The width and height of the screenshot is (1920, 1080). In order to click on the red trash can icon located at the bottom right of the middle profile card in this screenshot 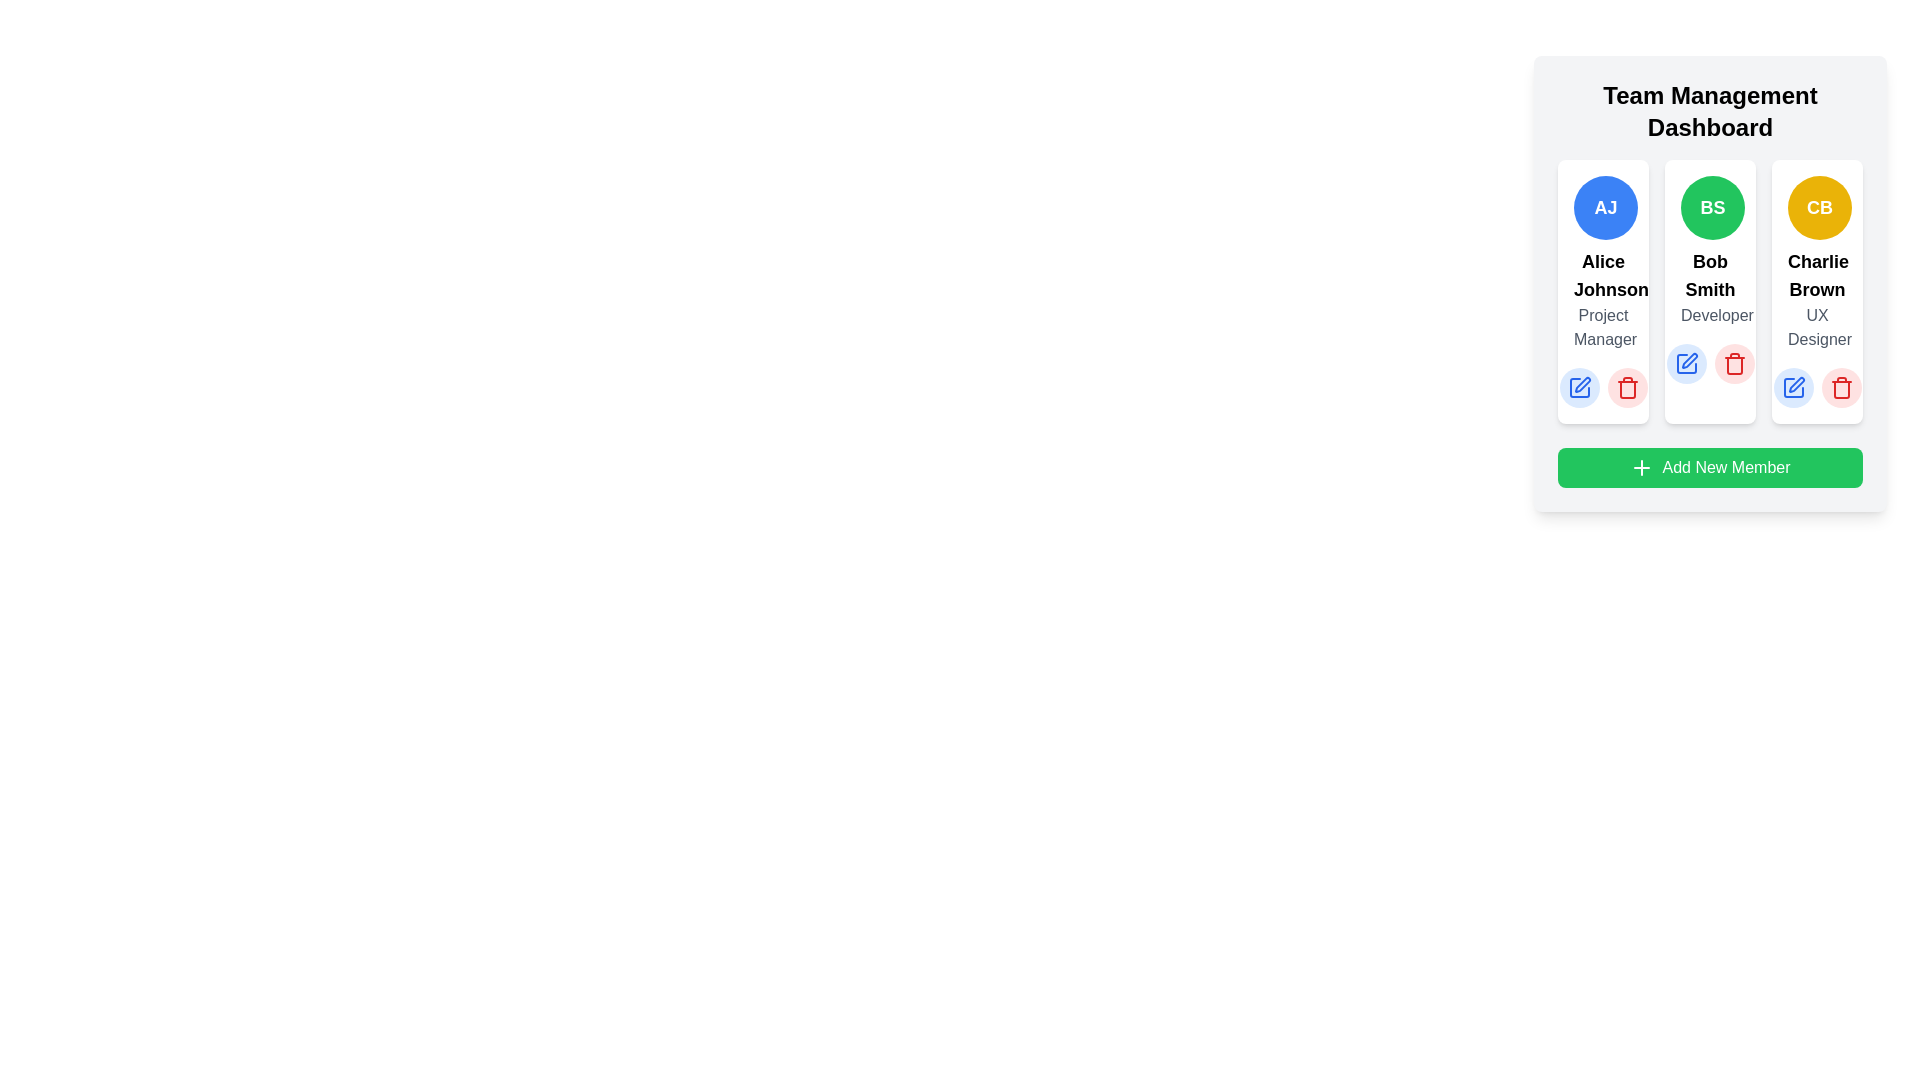, I will do `click(1733, 363)`.